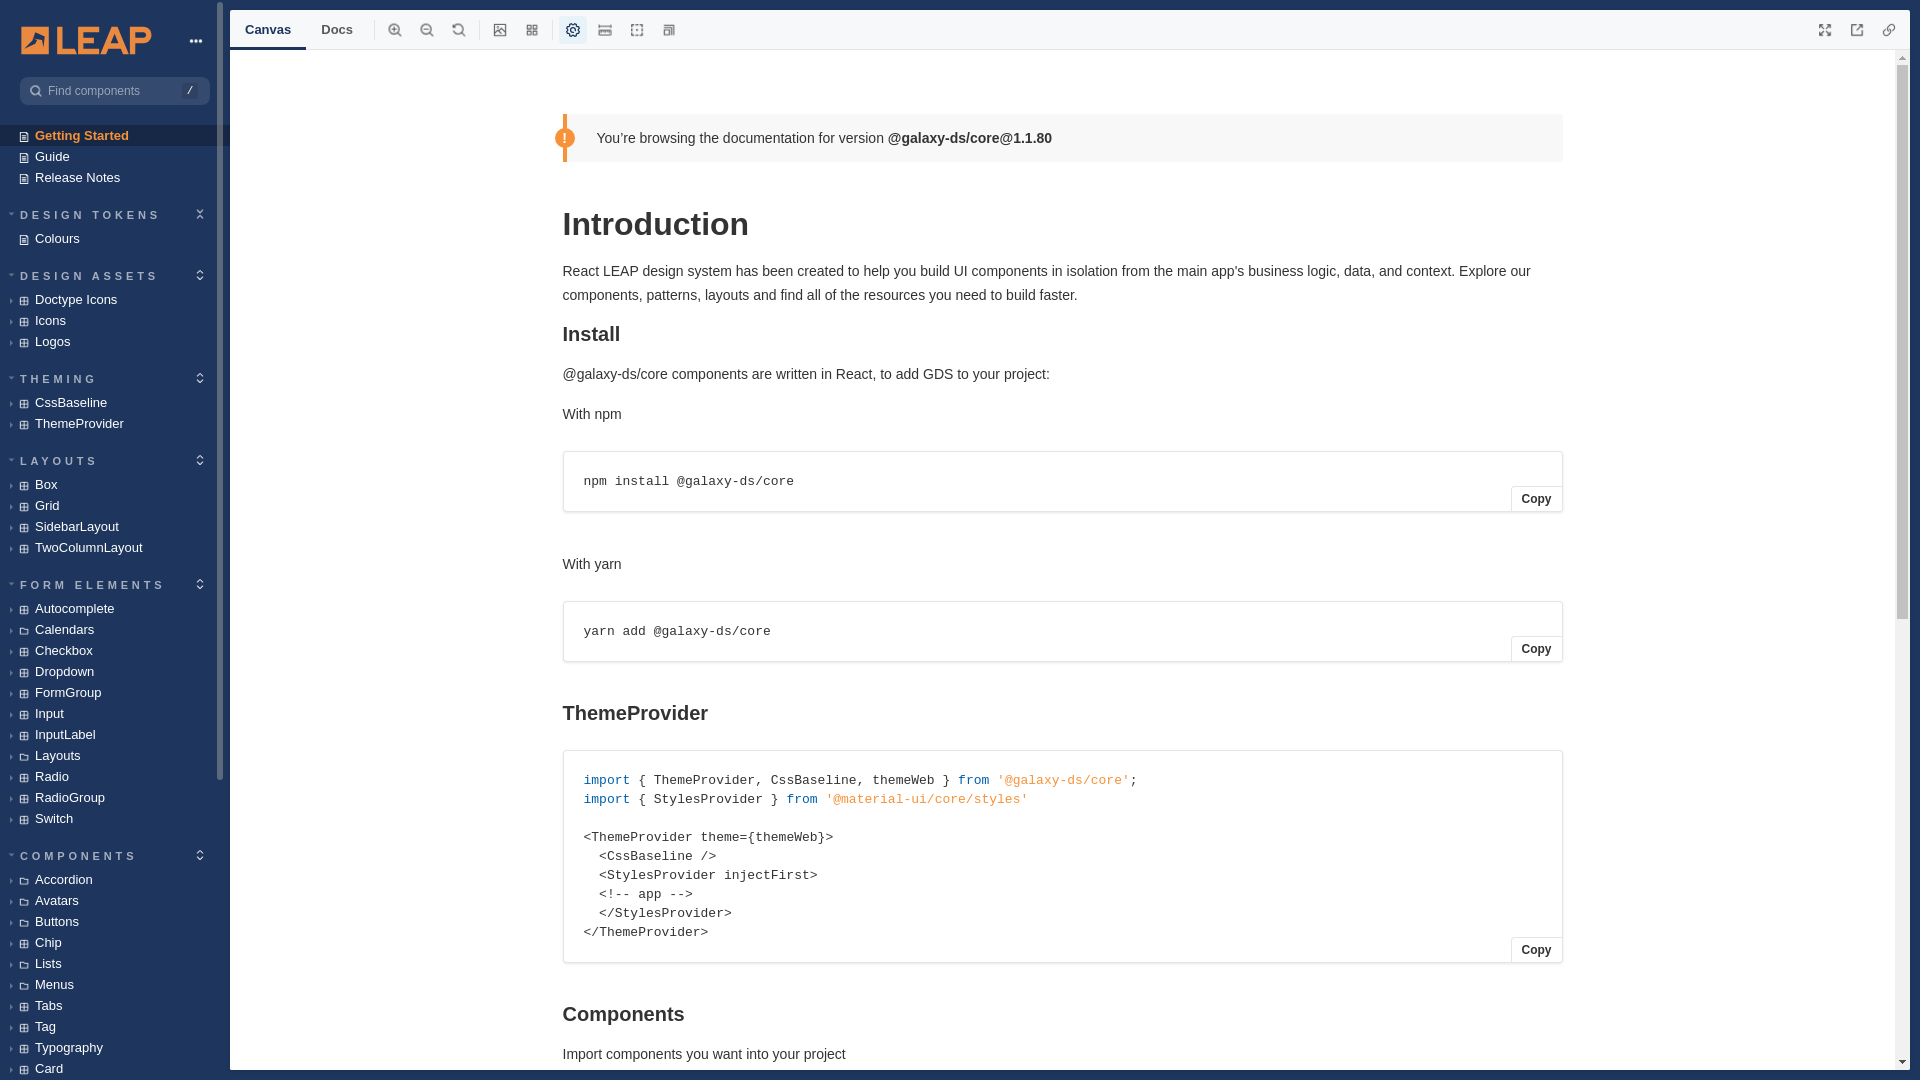 Image resolution: width=1920 pixels, height=1080 pixels. What do you see at coordinates (114, 1046) in the screenshot?
I see `'Typography'` at bounding box center [114, 1046].